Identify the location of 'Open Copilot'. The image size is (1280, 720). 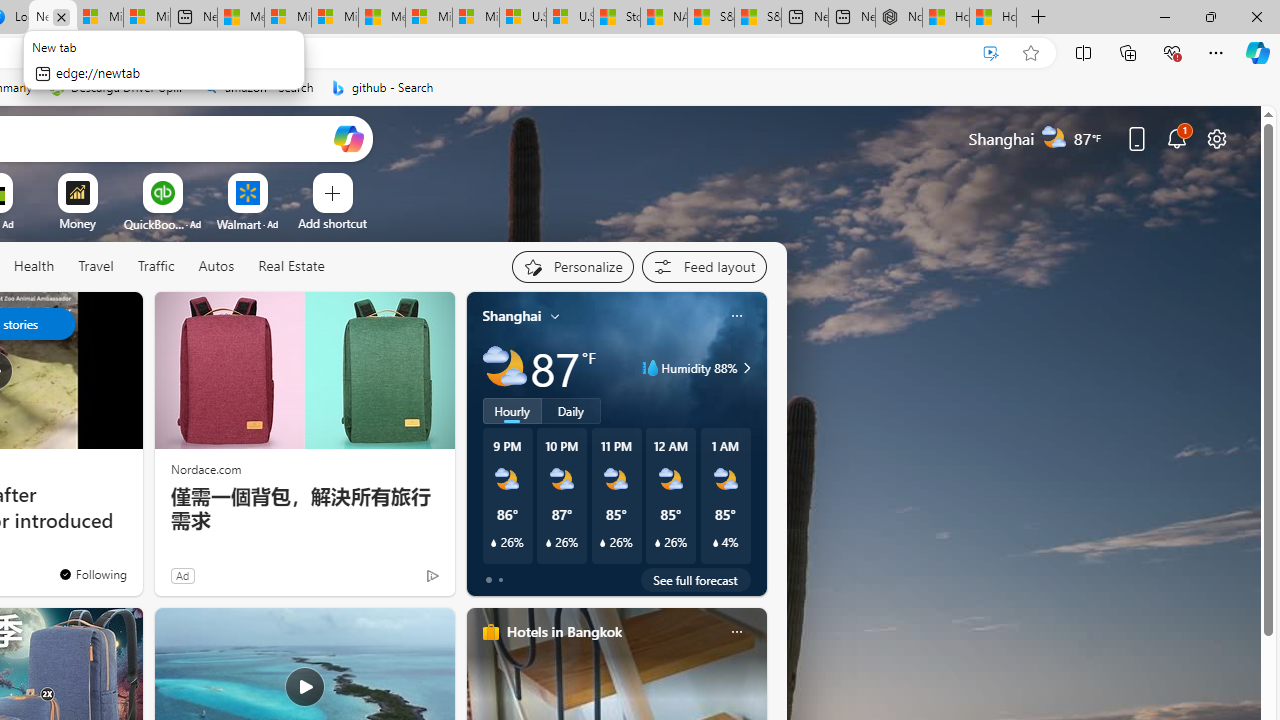
(348, 137).